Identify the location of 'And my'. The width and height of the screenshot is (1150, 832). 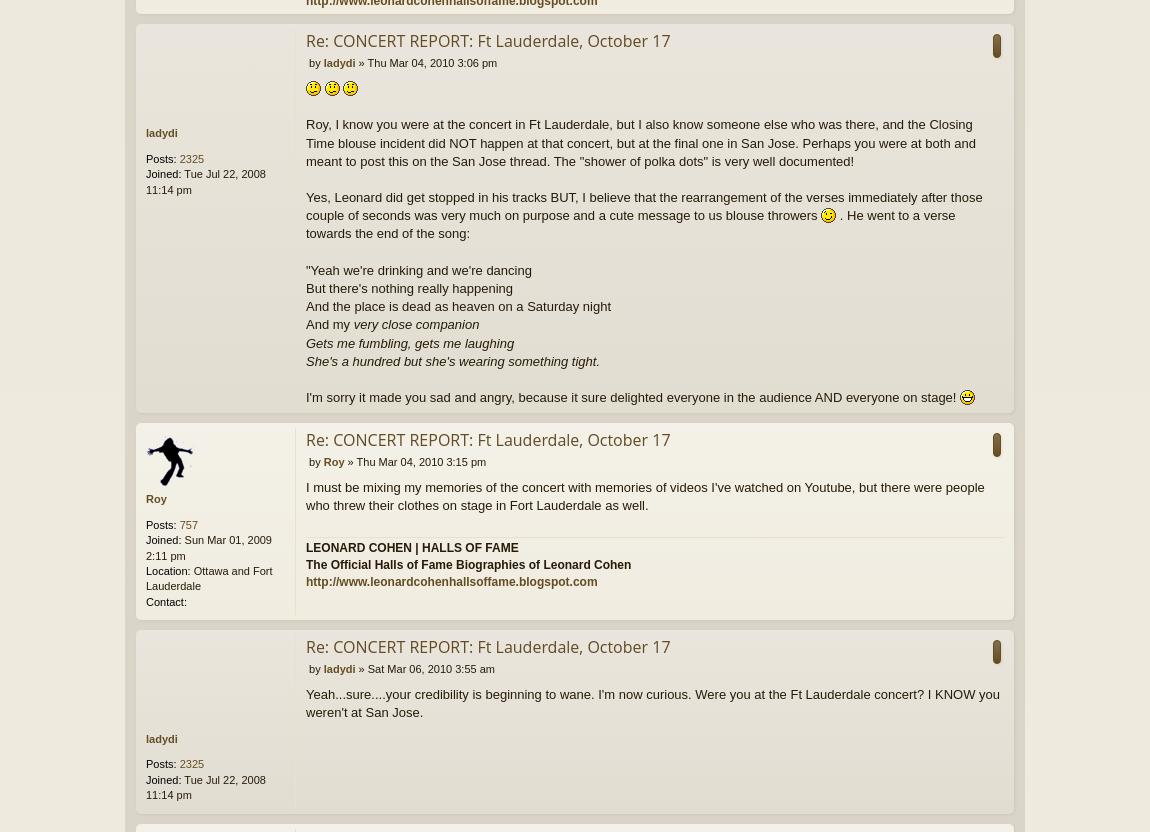
(329, 324).